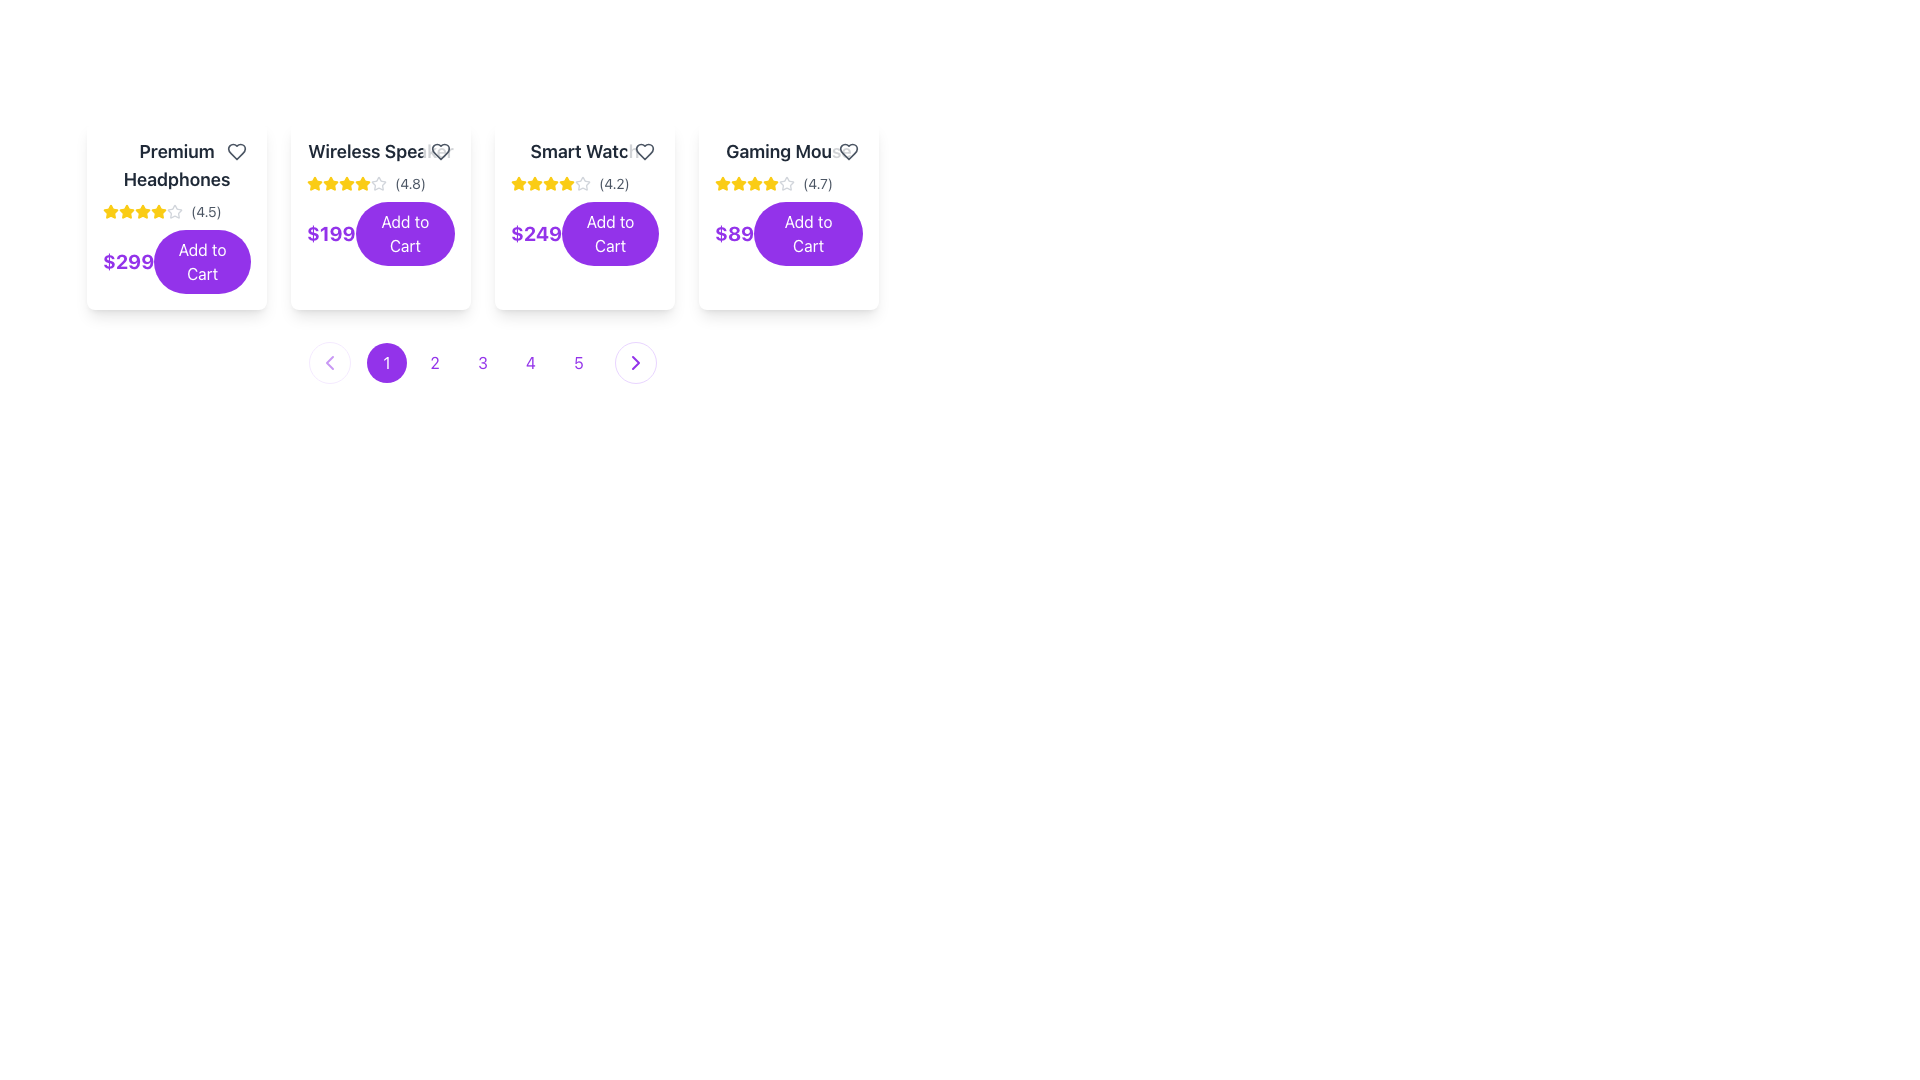  Describe the element at coordinates (644, 150) in the screenshot. I see `the heart-shaped icon located at the top-right area of the 'Smart Watch' card` at that location.